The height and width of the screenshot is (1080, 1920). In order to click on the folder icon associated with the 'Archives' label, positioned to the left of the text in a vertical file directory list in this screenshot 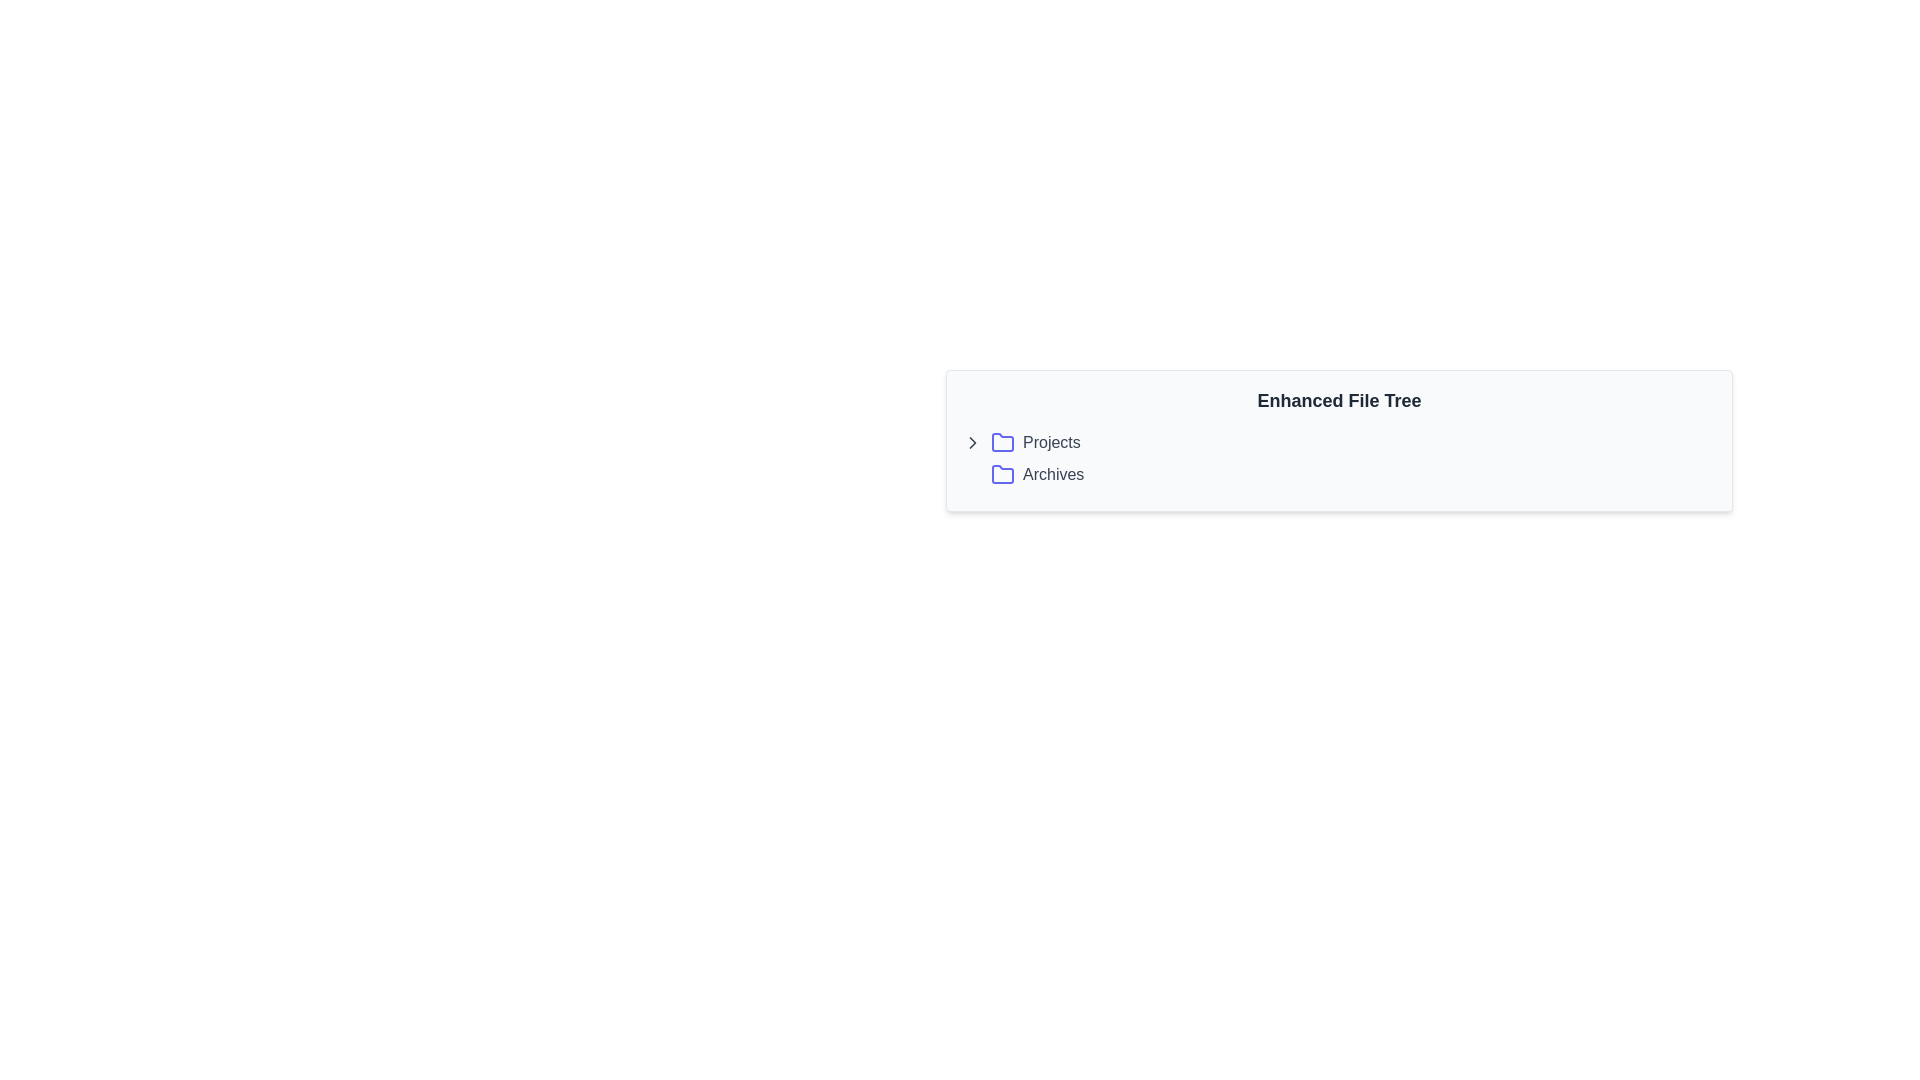, I will do `click(1003, 474)`.